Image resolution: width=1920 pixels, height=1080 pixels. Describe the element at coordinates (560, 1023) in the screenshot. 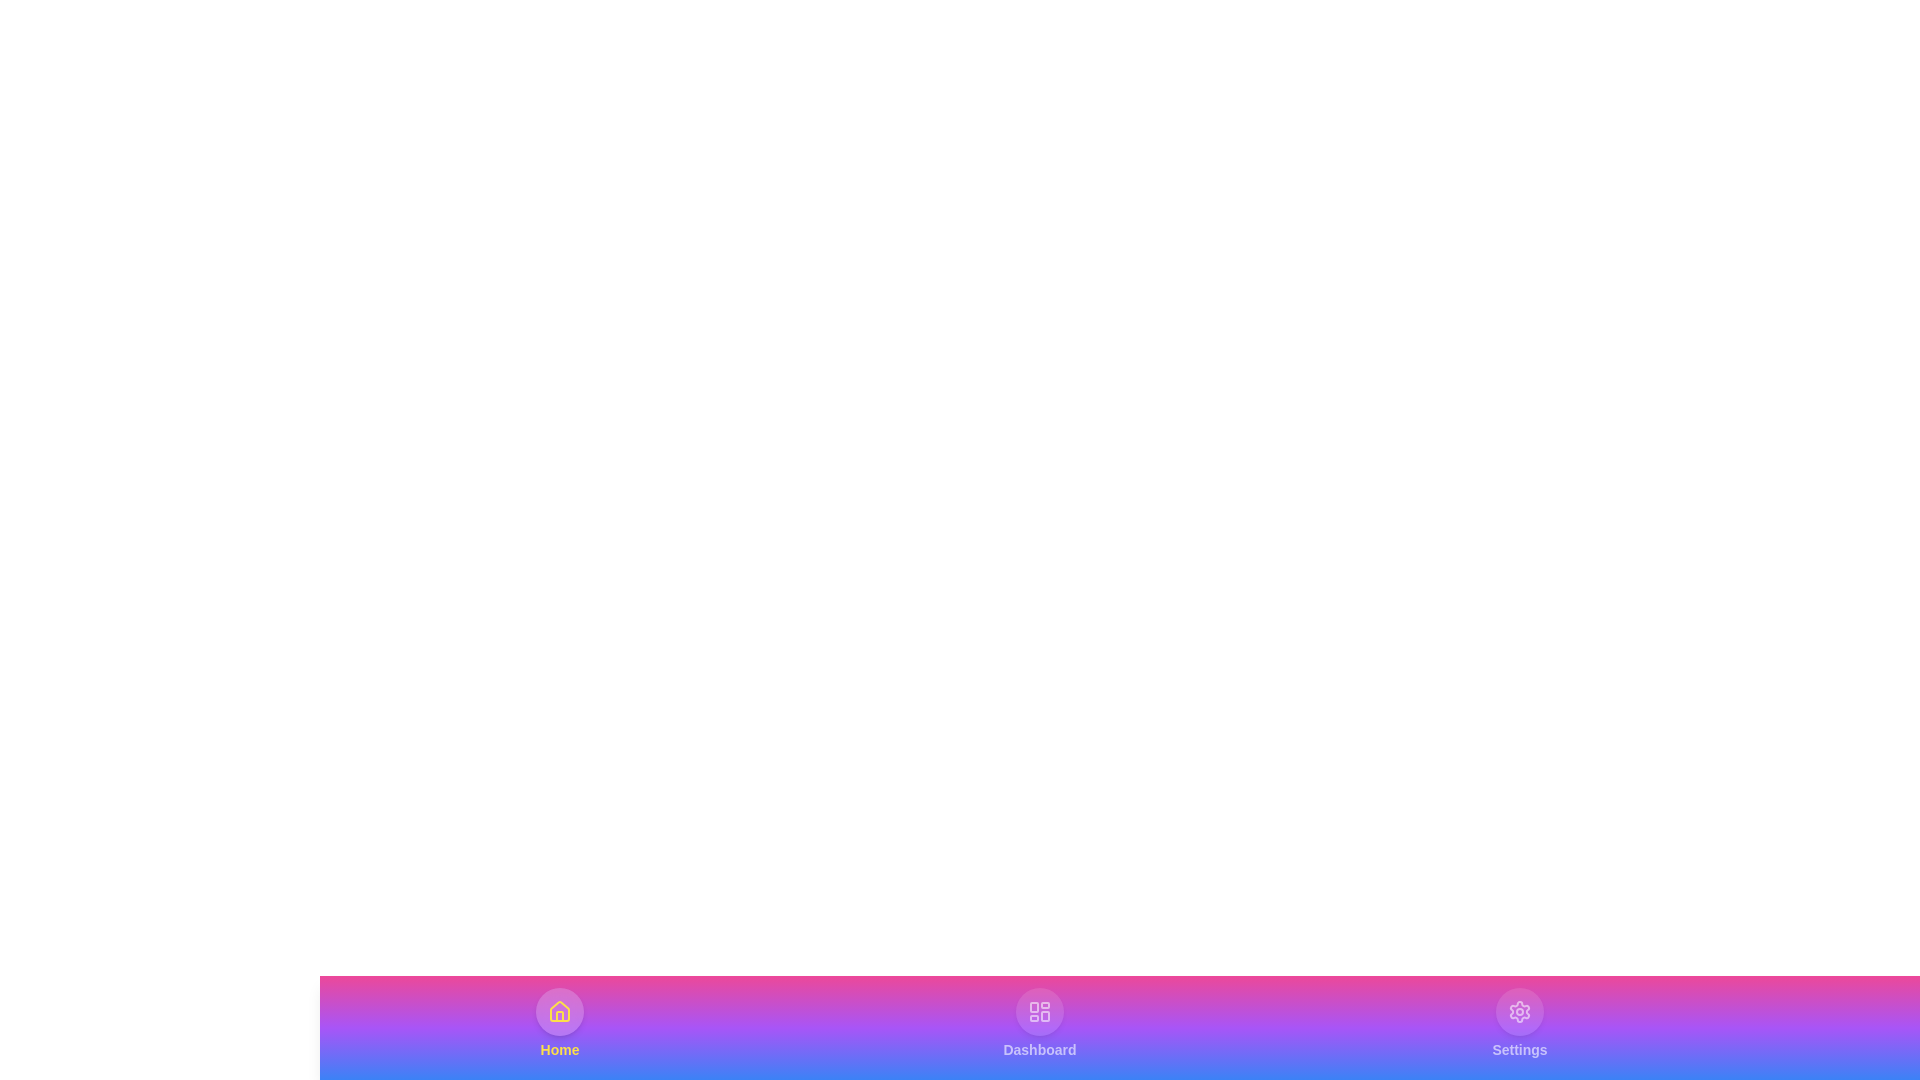

I see `the Home tab to see its hover effect` at that location.